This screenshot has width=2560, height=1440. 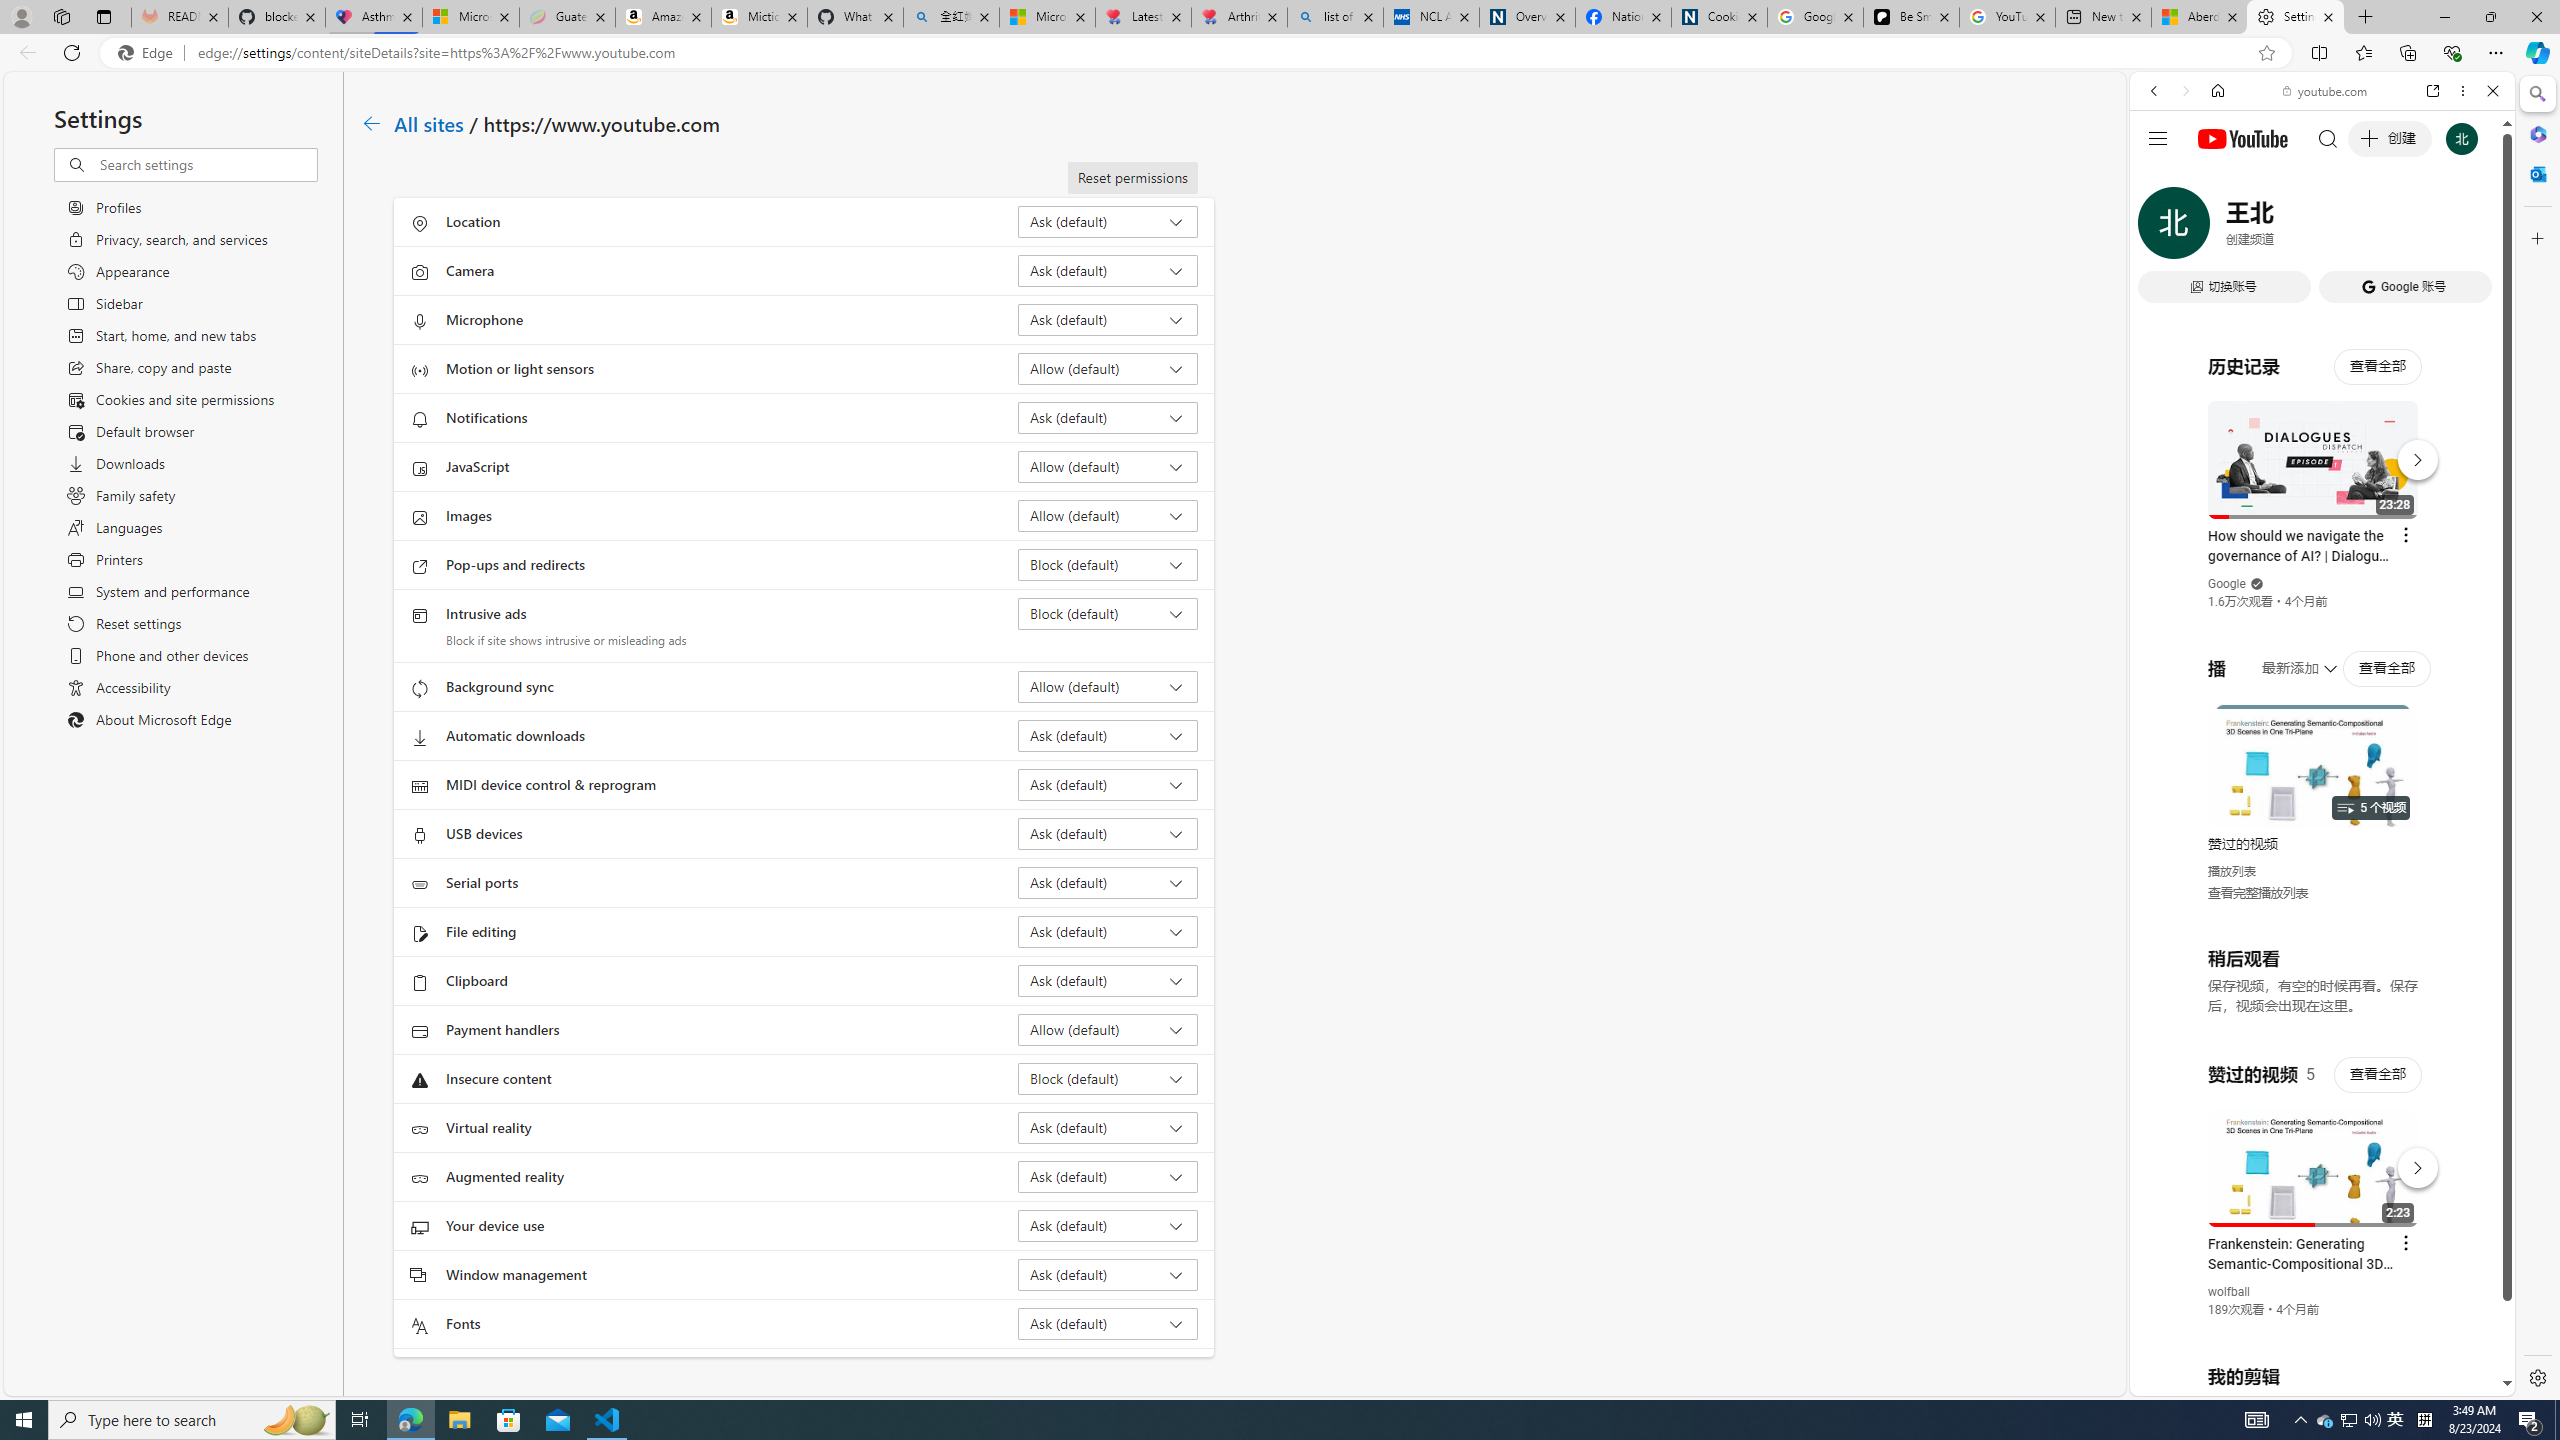 What do you see at coordinates (2307, 1379) in the screenshot?
I see `'Class: dict_pnIcon rms_img'` at bounding box center [2307, 1379].